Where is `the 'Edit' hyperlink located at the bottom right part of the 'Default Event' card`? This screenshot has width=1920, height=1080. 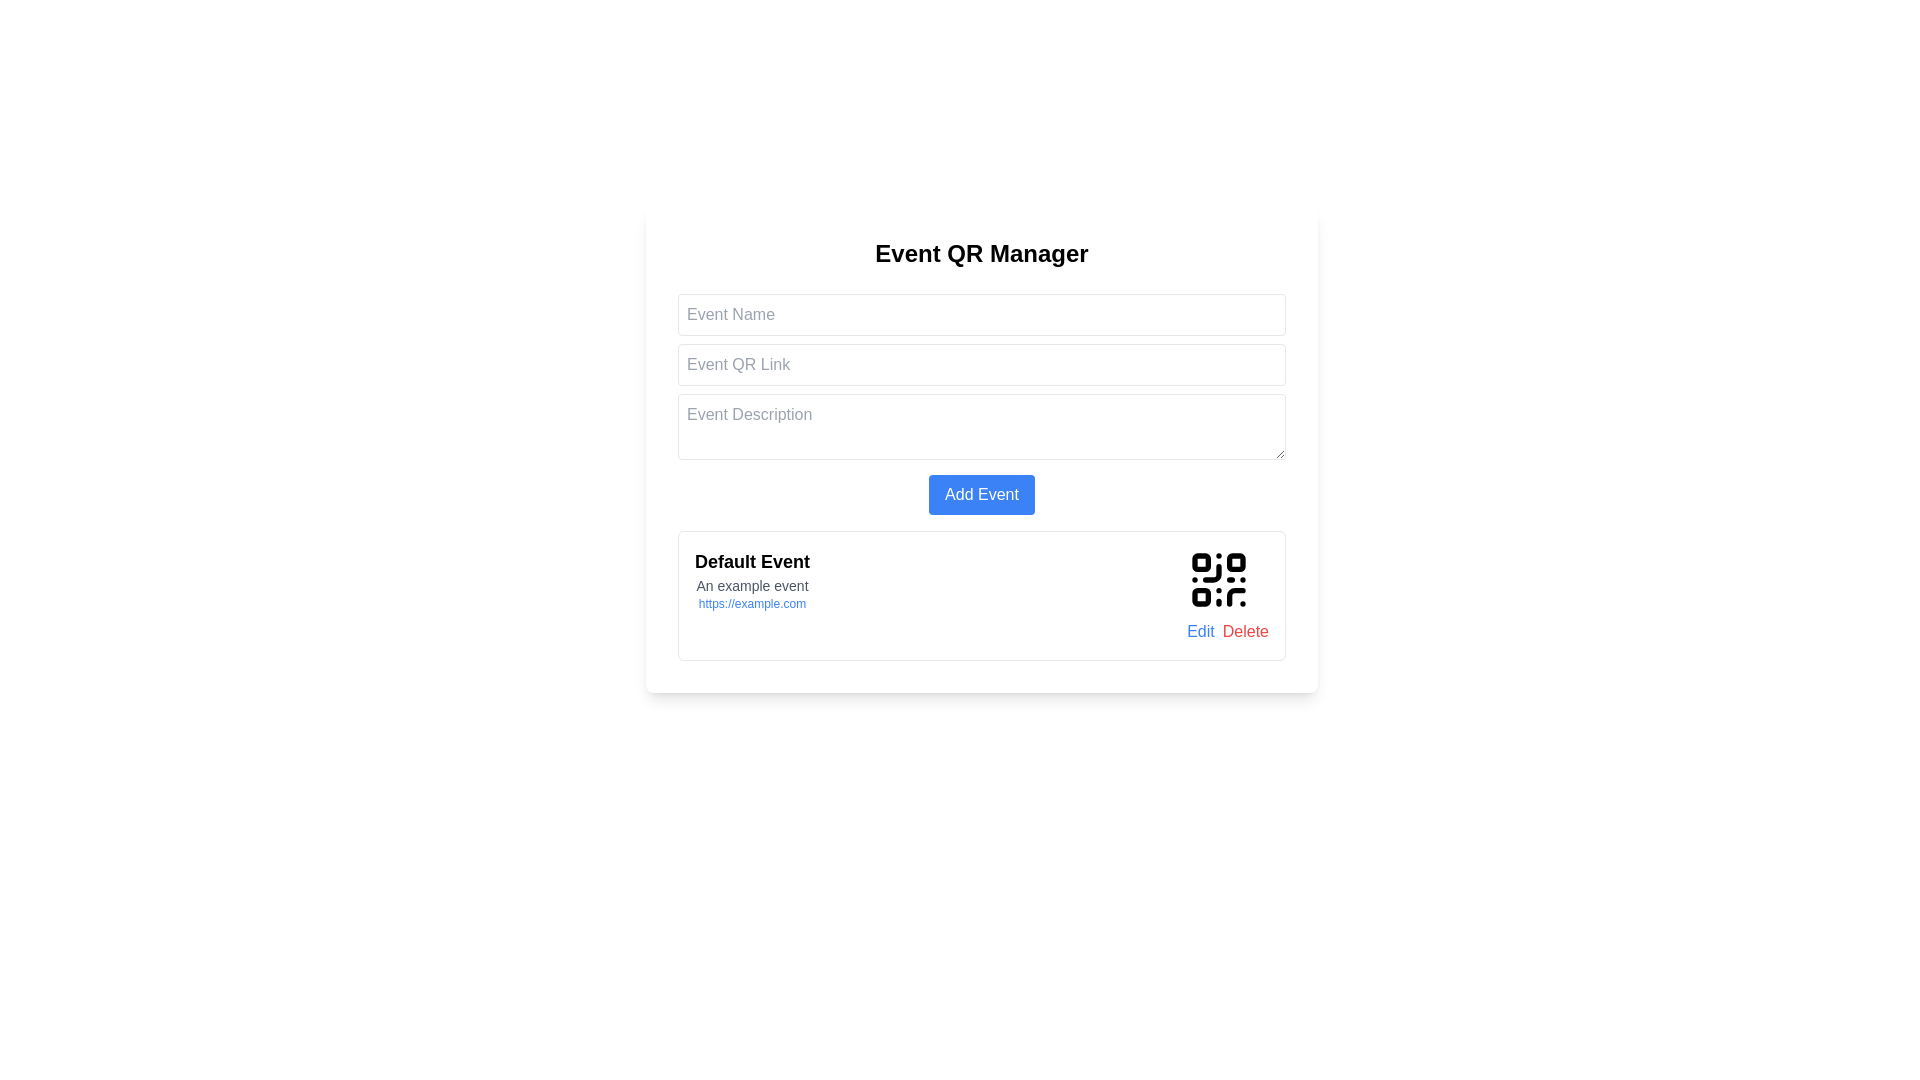 the 'Edit' hyperlink located at the bottom right part of the 'Default Event' card is located at coordinates (1200, 632).